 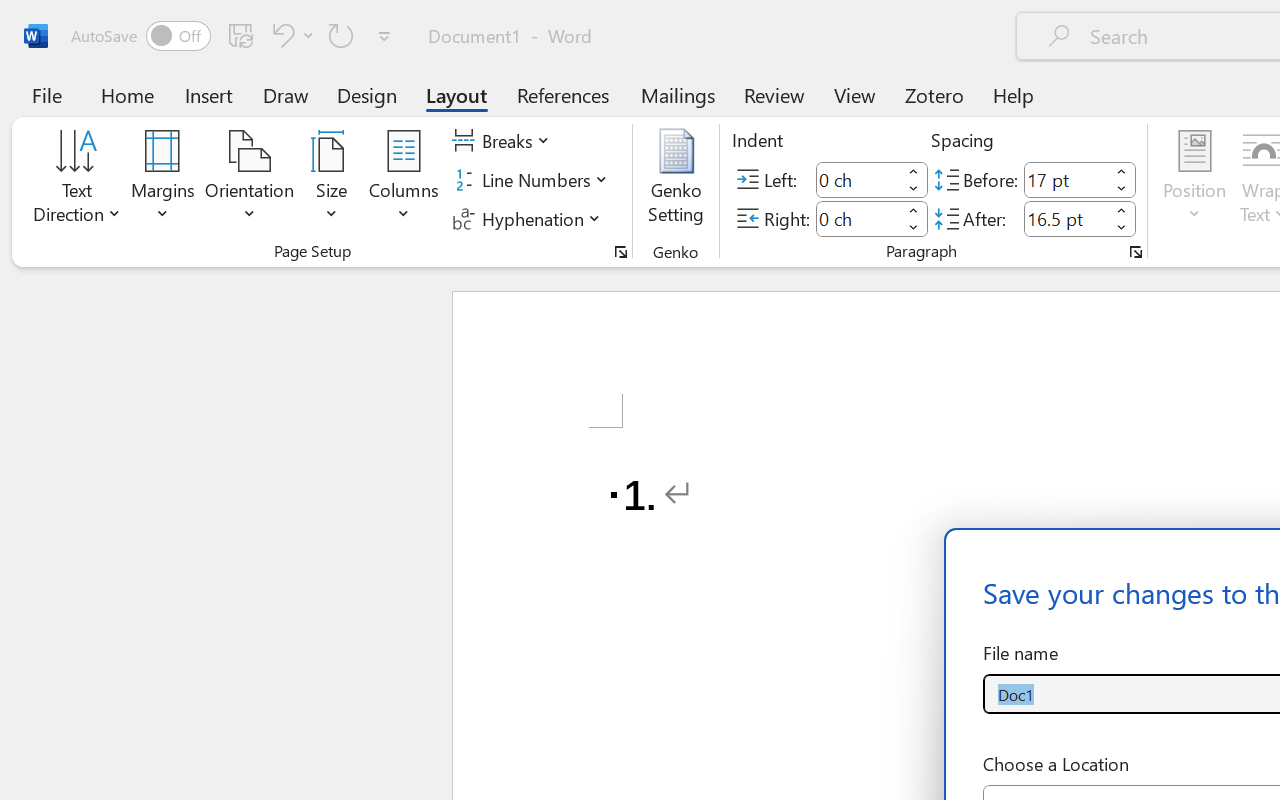 I want to click on 'Hyphenation', so click(x=529, y=218).